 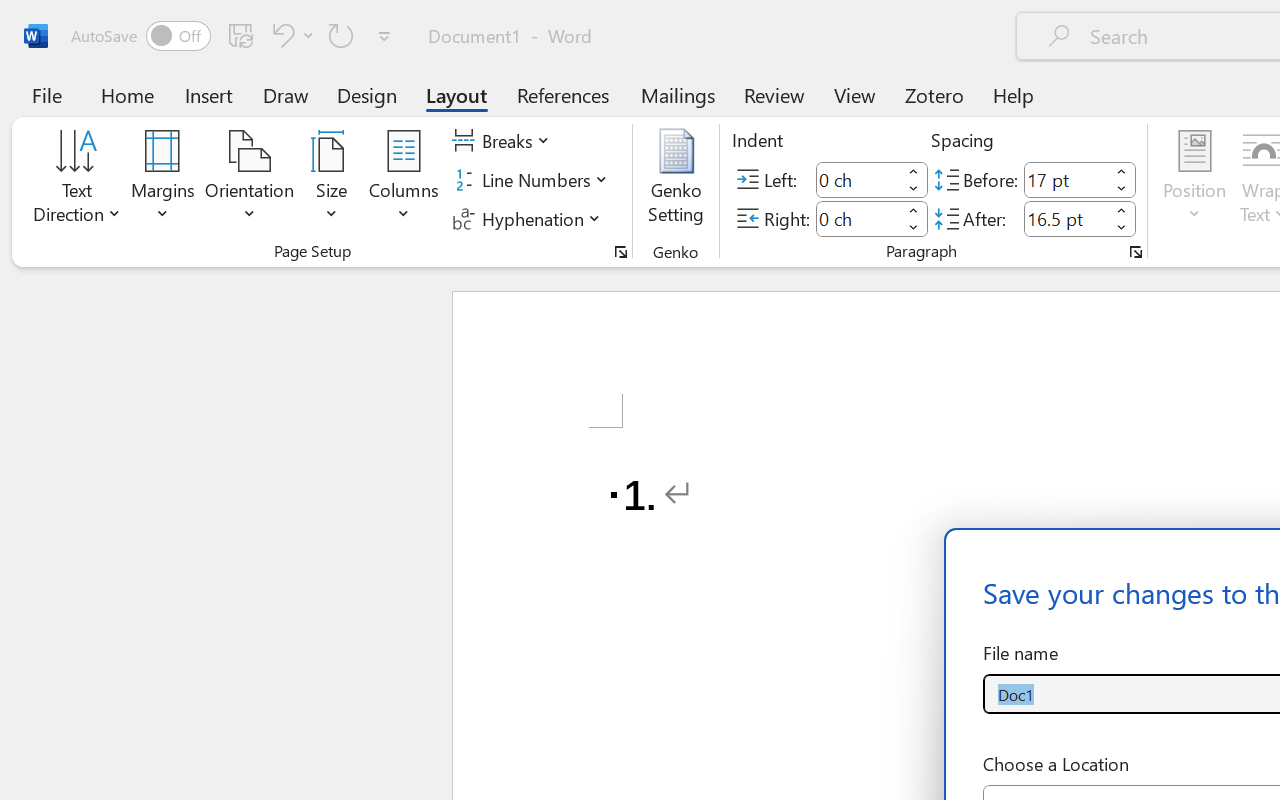 I want to click on 'Hyphenation', so click(x=529, y=218).